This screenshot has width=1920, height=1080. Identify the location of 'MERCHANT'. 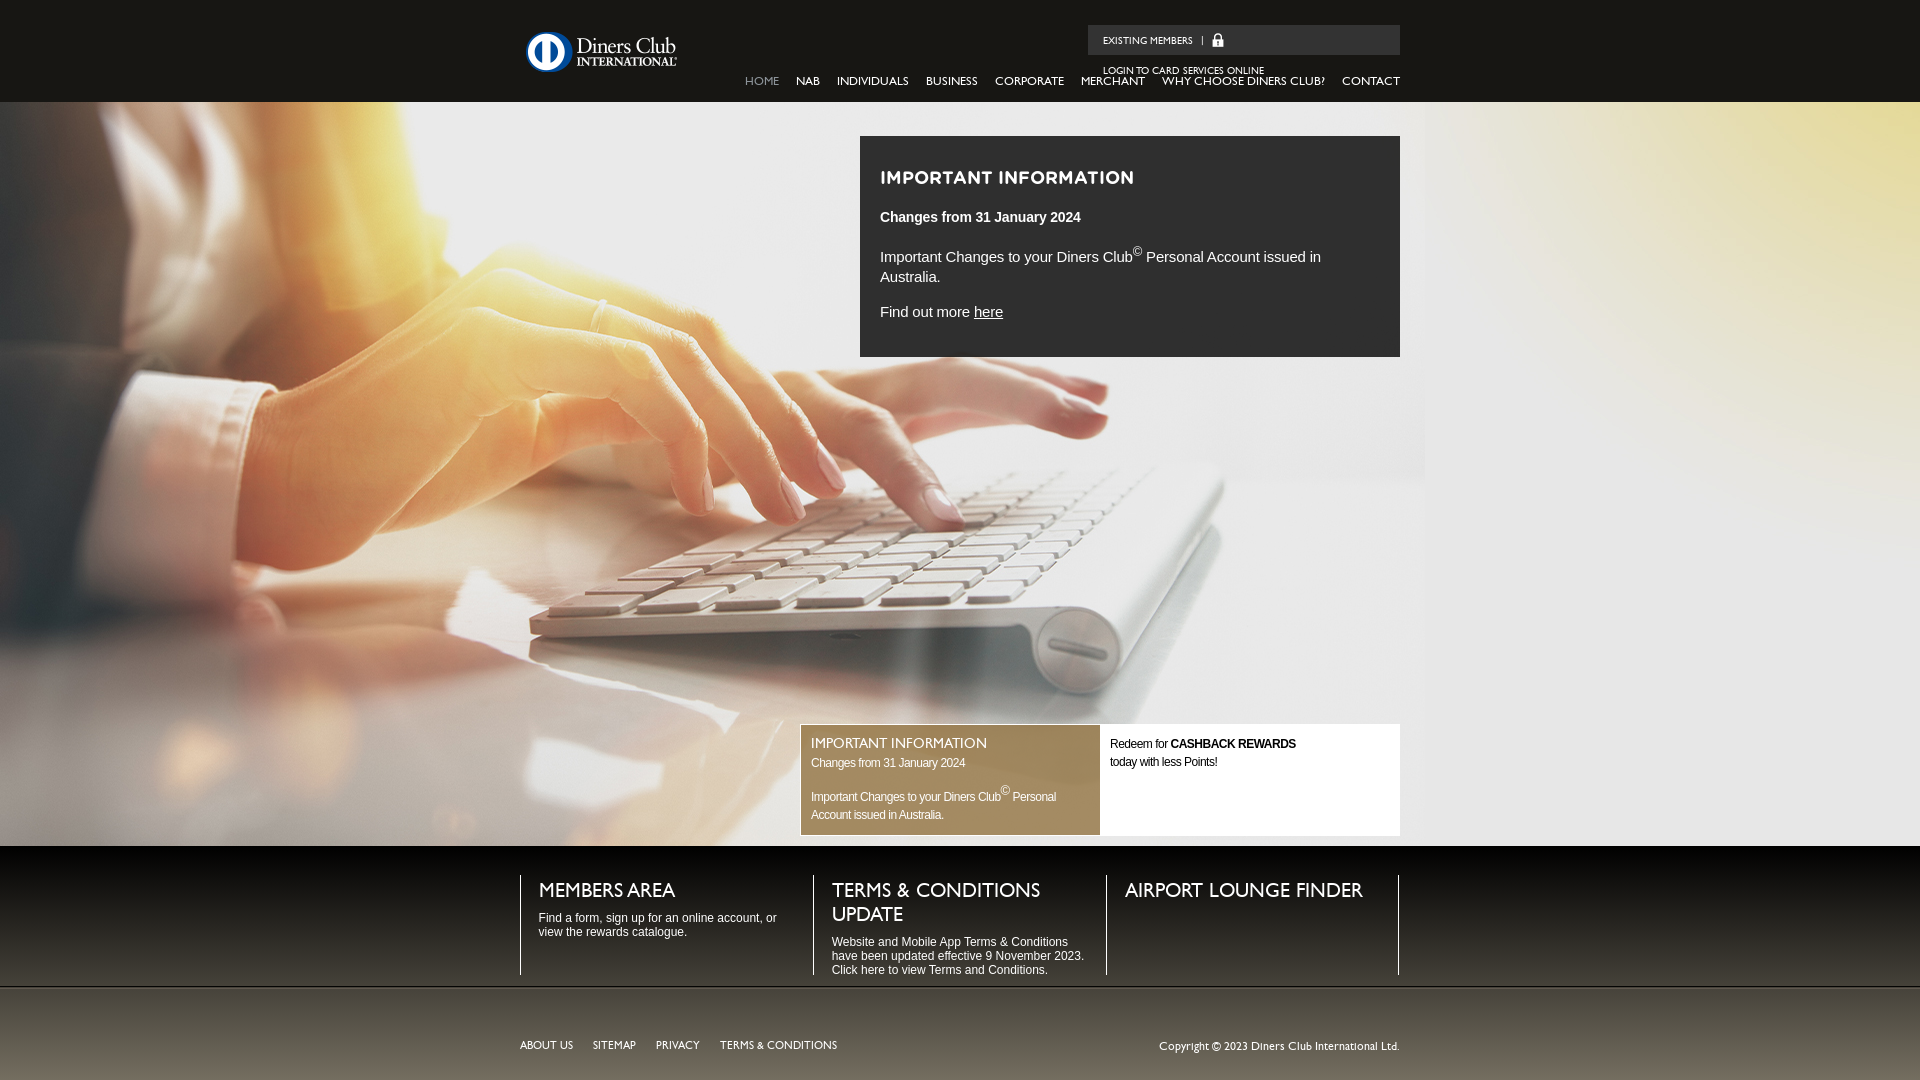
(1112, 80).